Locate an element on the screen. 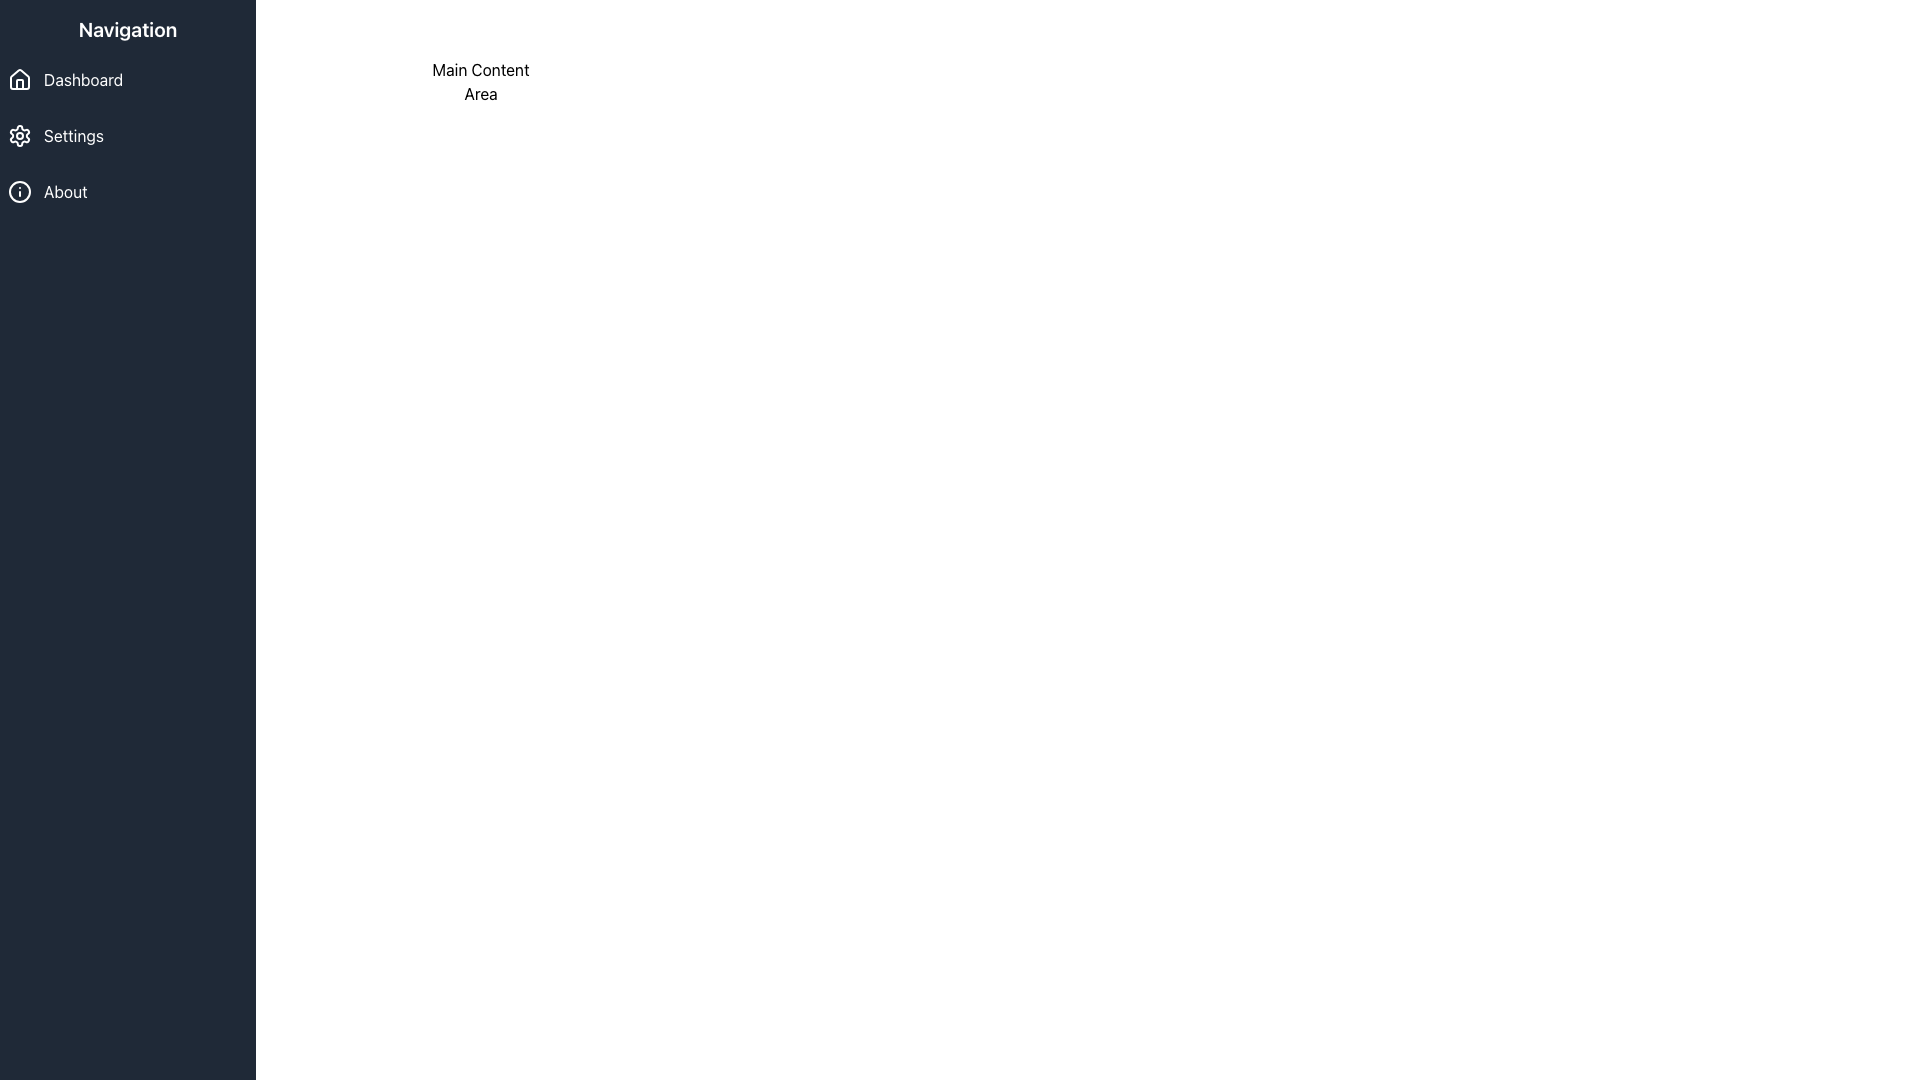  the rectangular base of the house-shaped icon indicating the 'Dashboard' menu item in the vertical navigation bar is located at coordinates (19, 83).